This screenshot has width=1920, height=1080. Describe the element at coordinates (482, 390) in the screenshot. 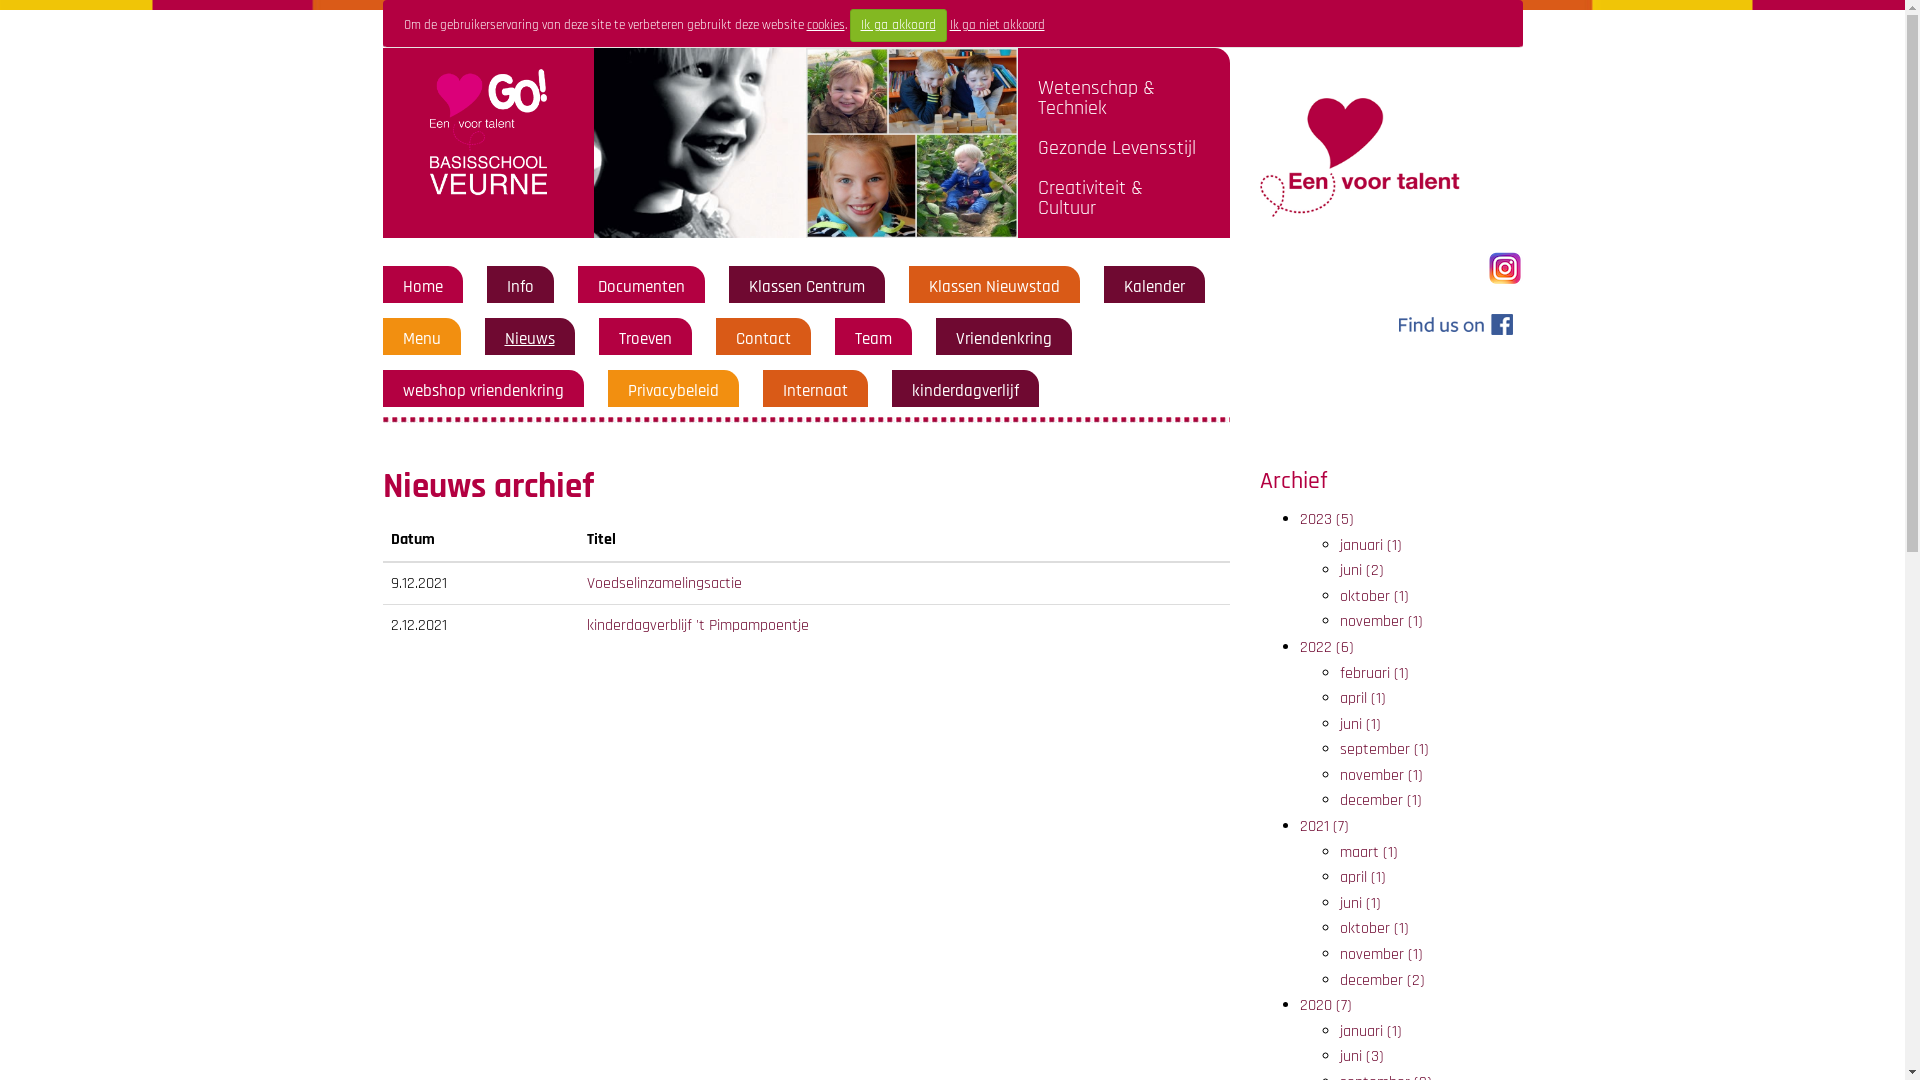

I see `'webshop vriendenkring'` at that location.